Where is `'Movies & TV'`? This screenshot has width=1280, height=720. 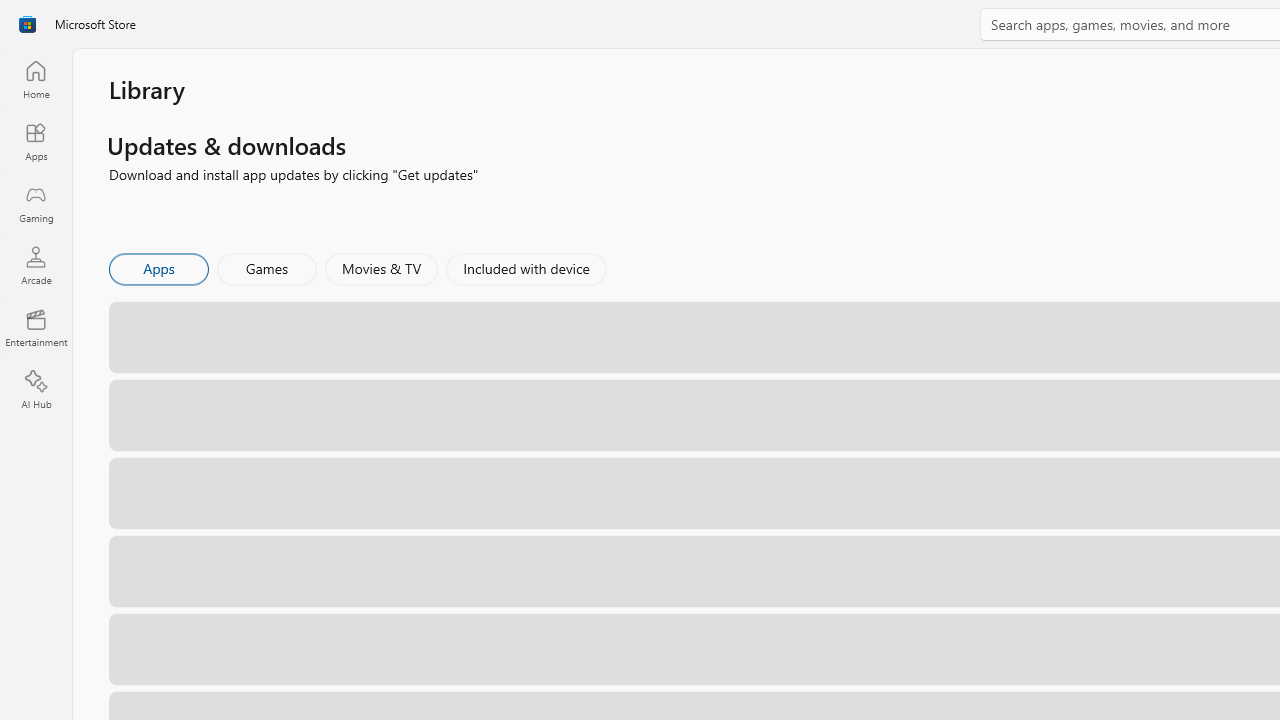
'Movies & TV' is located at coordinates (381, 267).